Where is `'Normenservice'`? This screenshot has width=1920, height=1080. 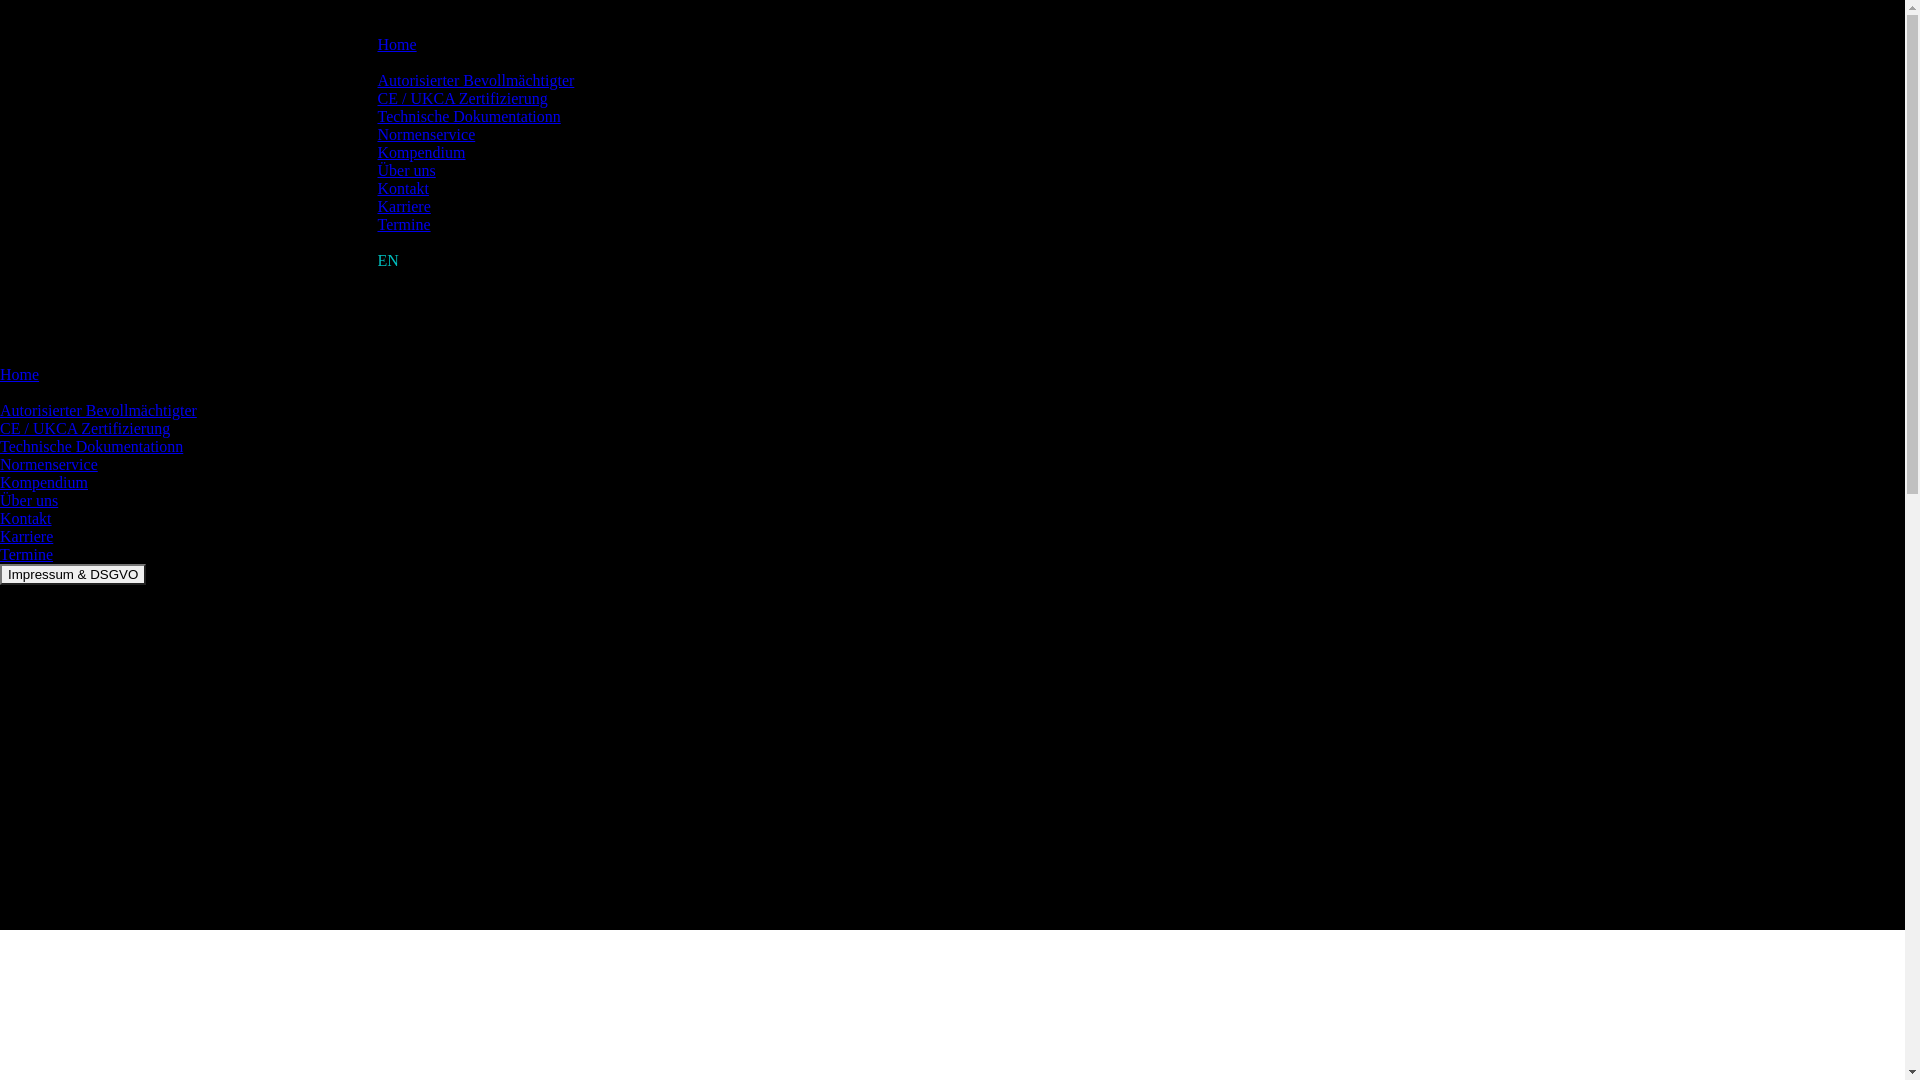 'Normenservice' is located at coordinates (426, 134).